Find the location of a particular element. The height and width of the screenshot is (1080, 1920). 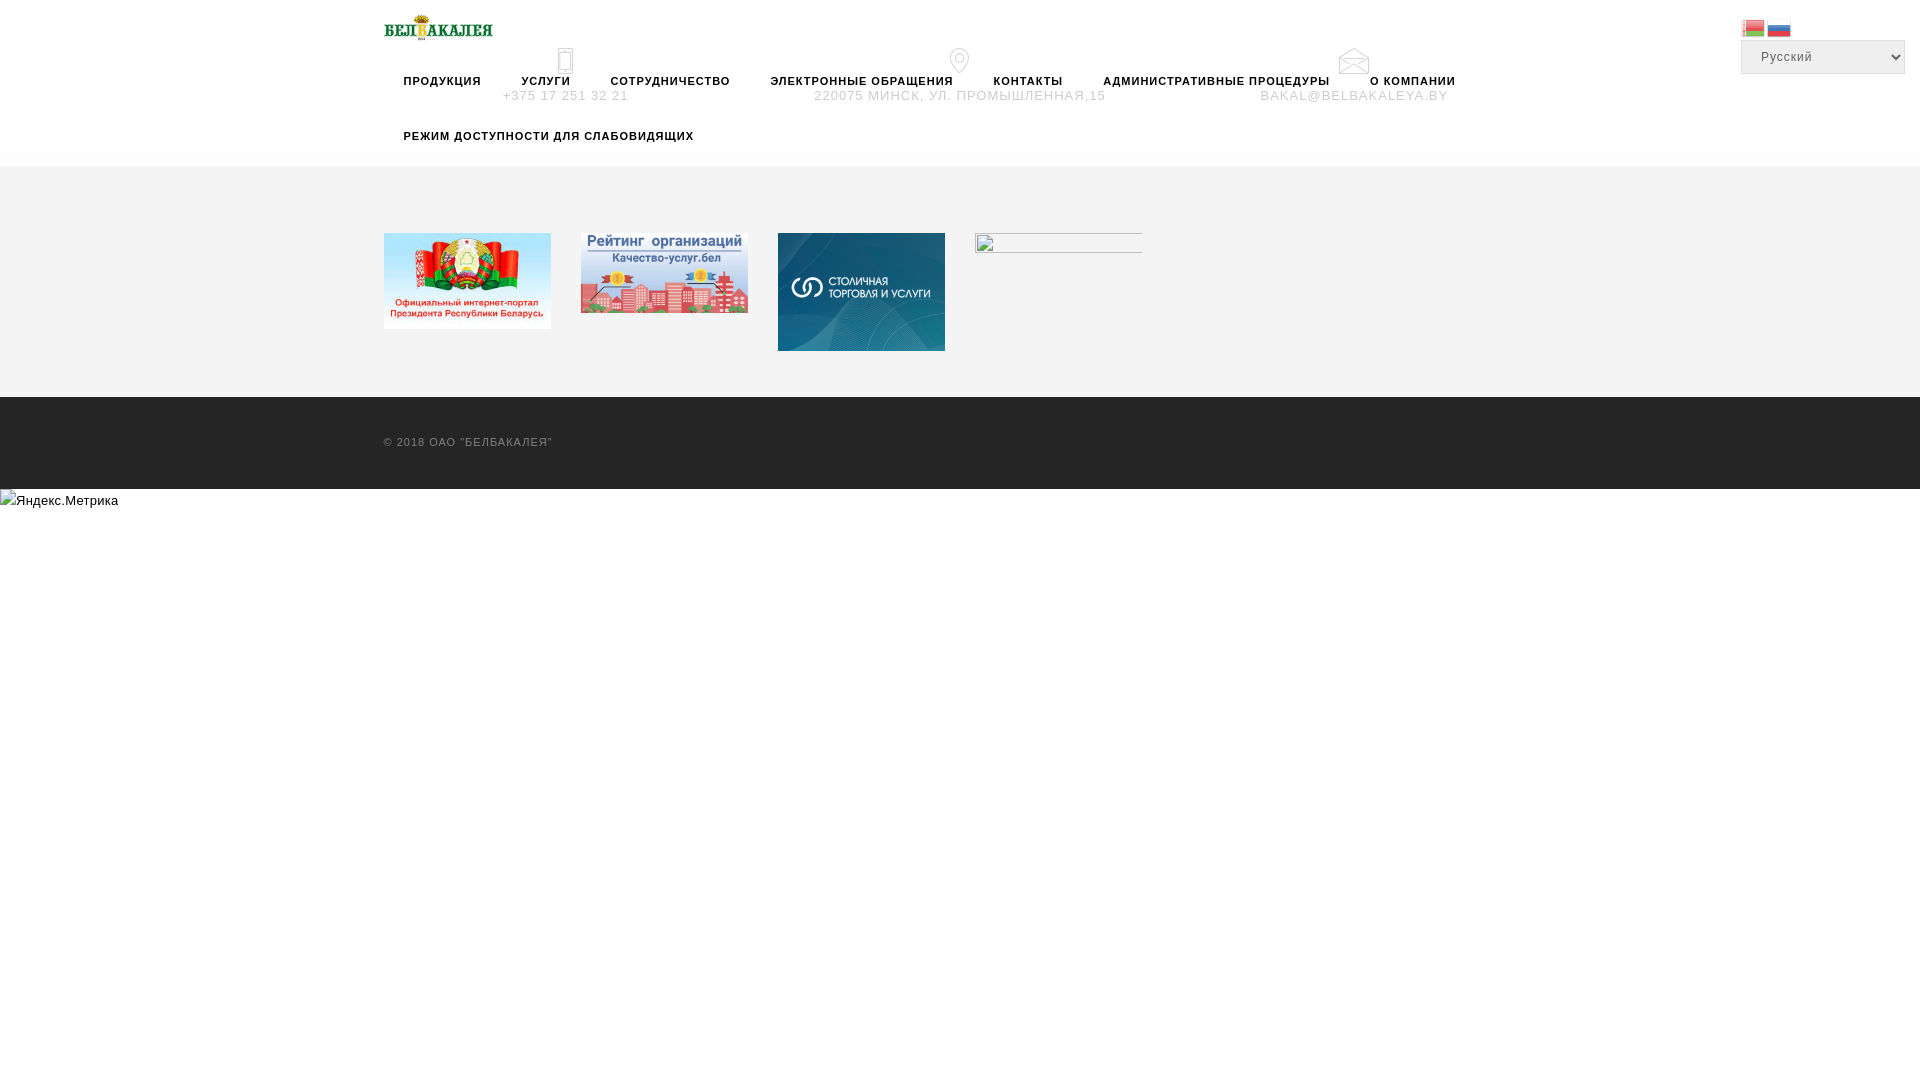

'BAKAL@BELBAKALEYA.BY' is located at coordinates (1354, 95).